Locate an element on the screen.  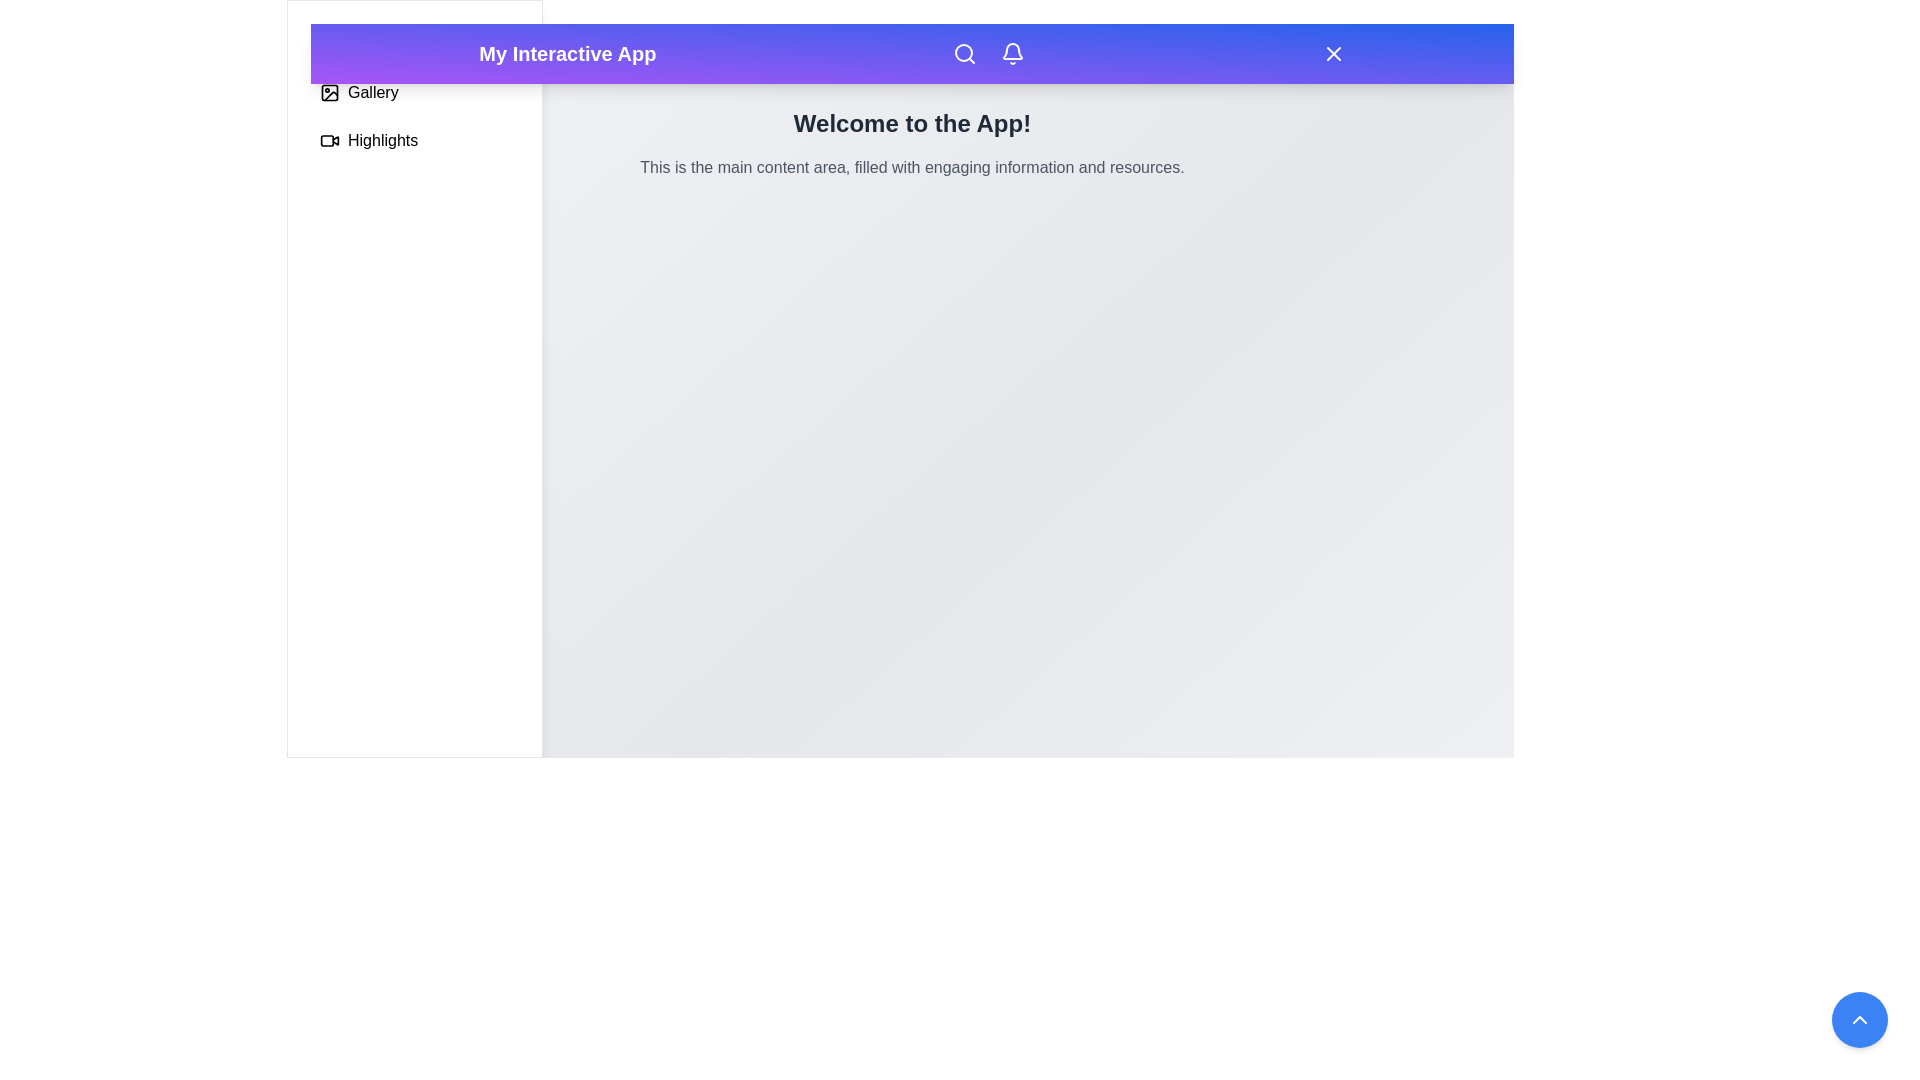
the 'X' shaped SVG icon located on the right side of the top navigation bar is located at coordinates (1333, 53).